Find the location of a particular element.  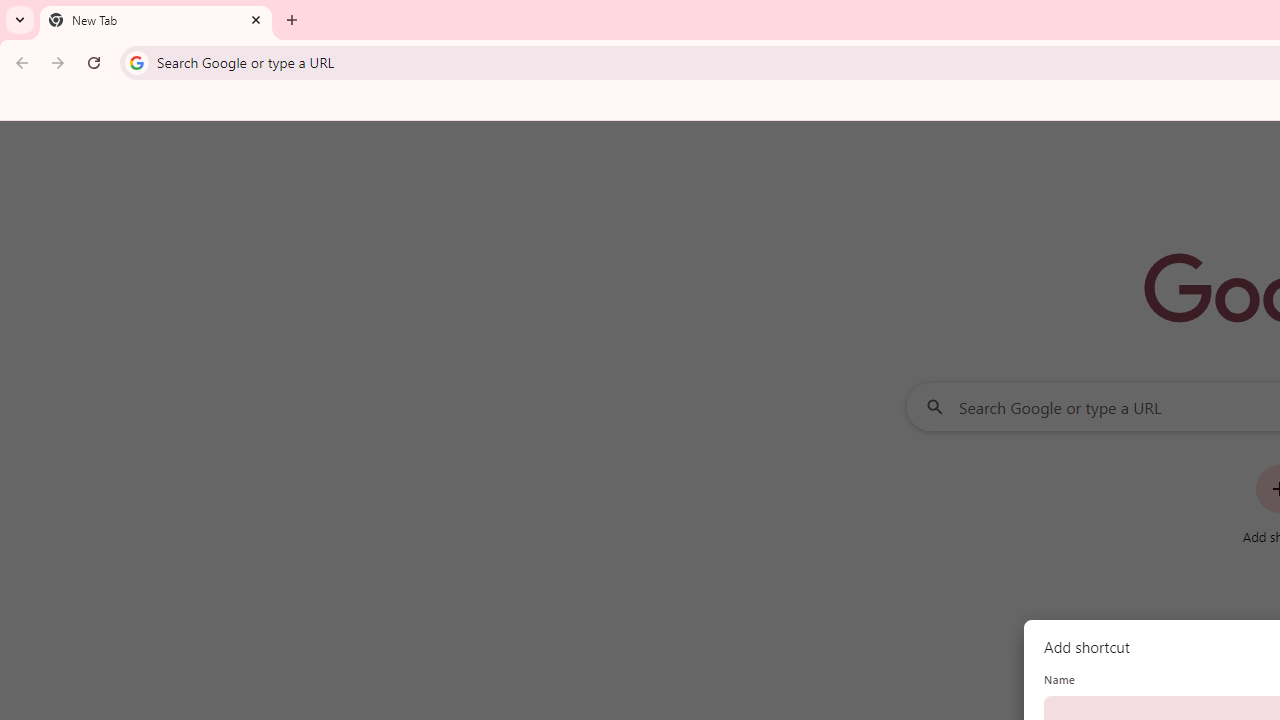

'New Tab' is located at coordinates (155, 20).